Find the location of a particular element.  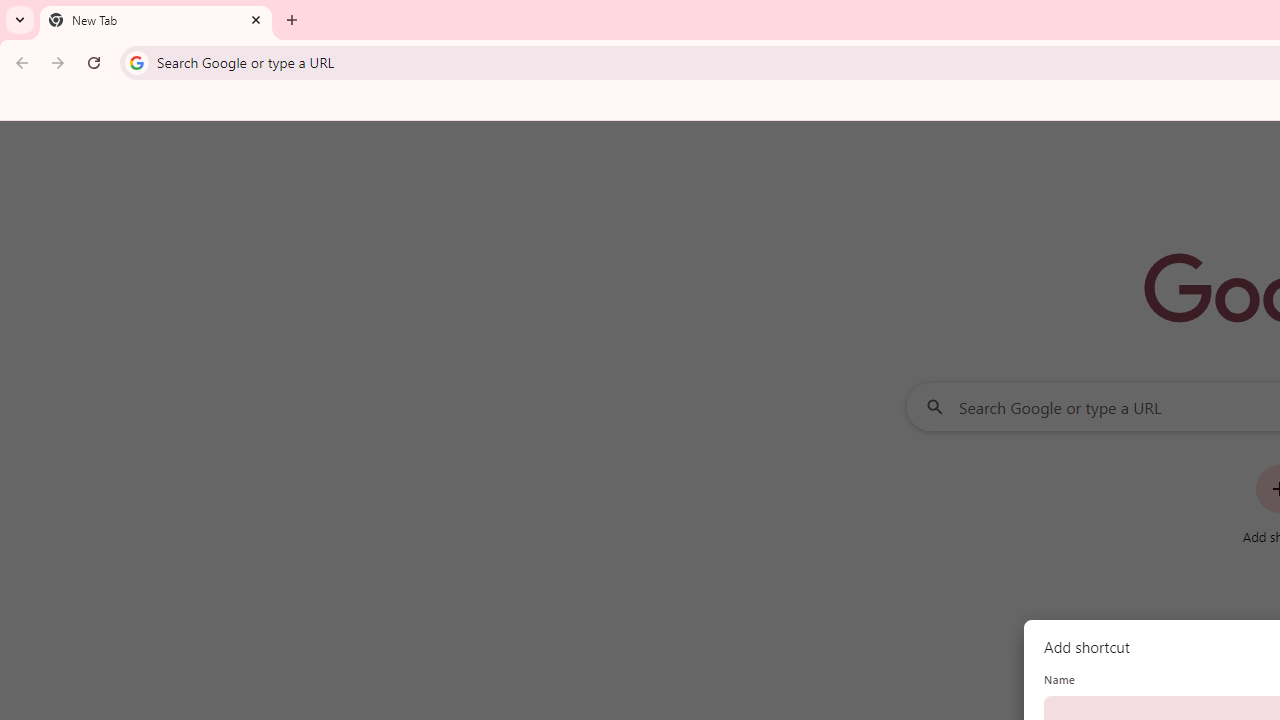

'New Tab' is located at coordinates (155, 20).